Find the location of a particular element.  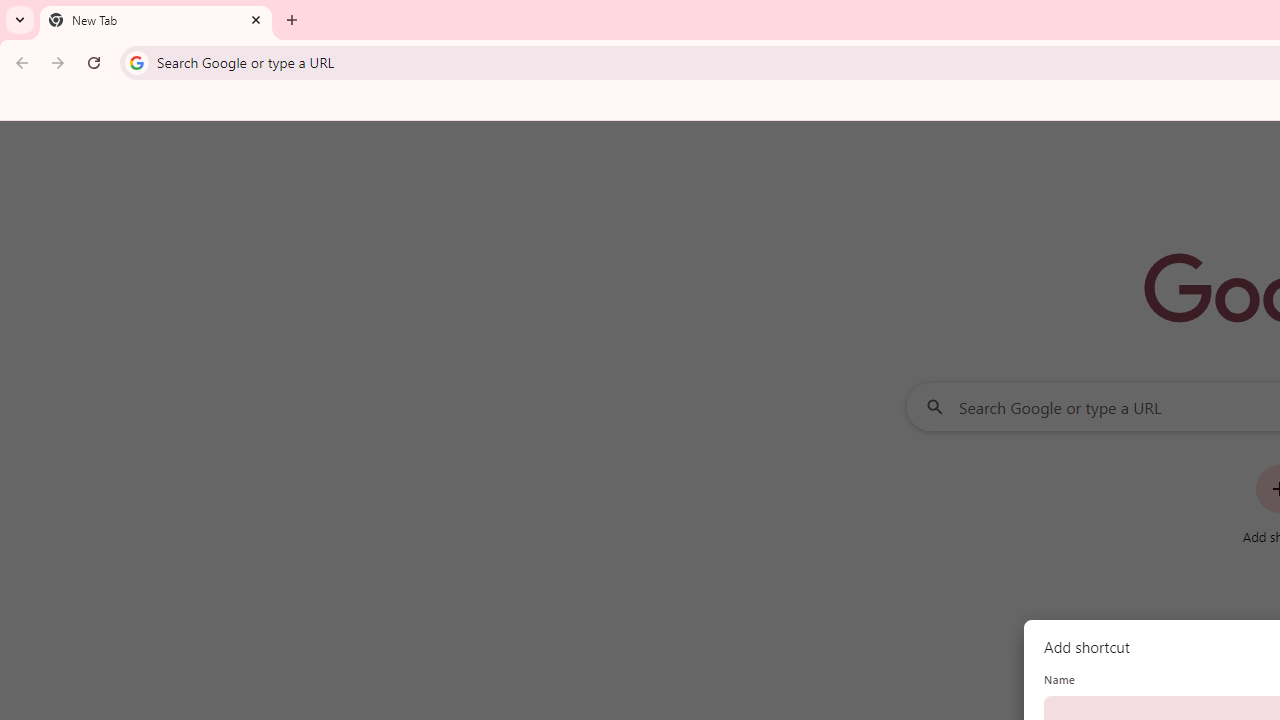

'New Tab' is located at coordinates (155, 20).